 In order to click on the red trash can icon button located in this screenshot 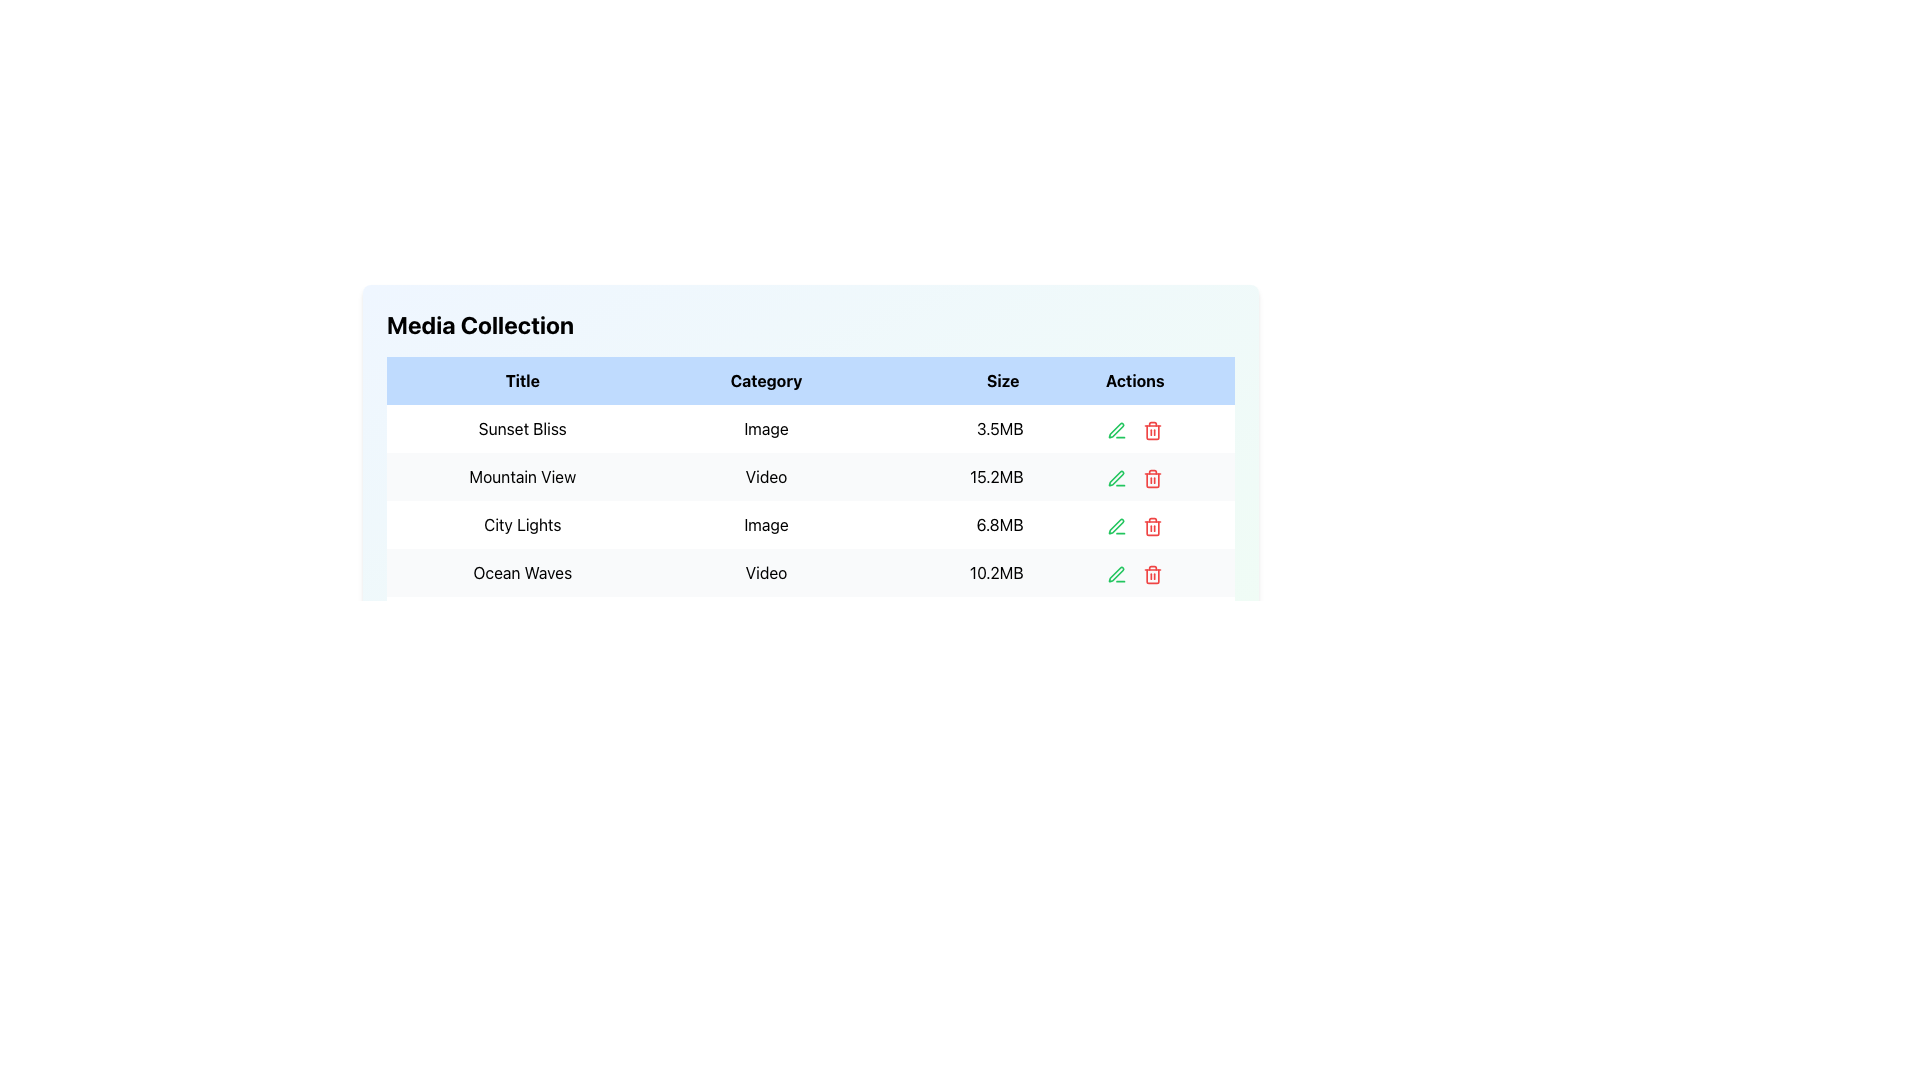, I will do `click(1153, 427)`.